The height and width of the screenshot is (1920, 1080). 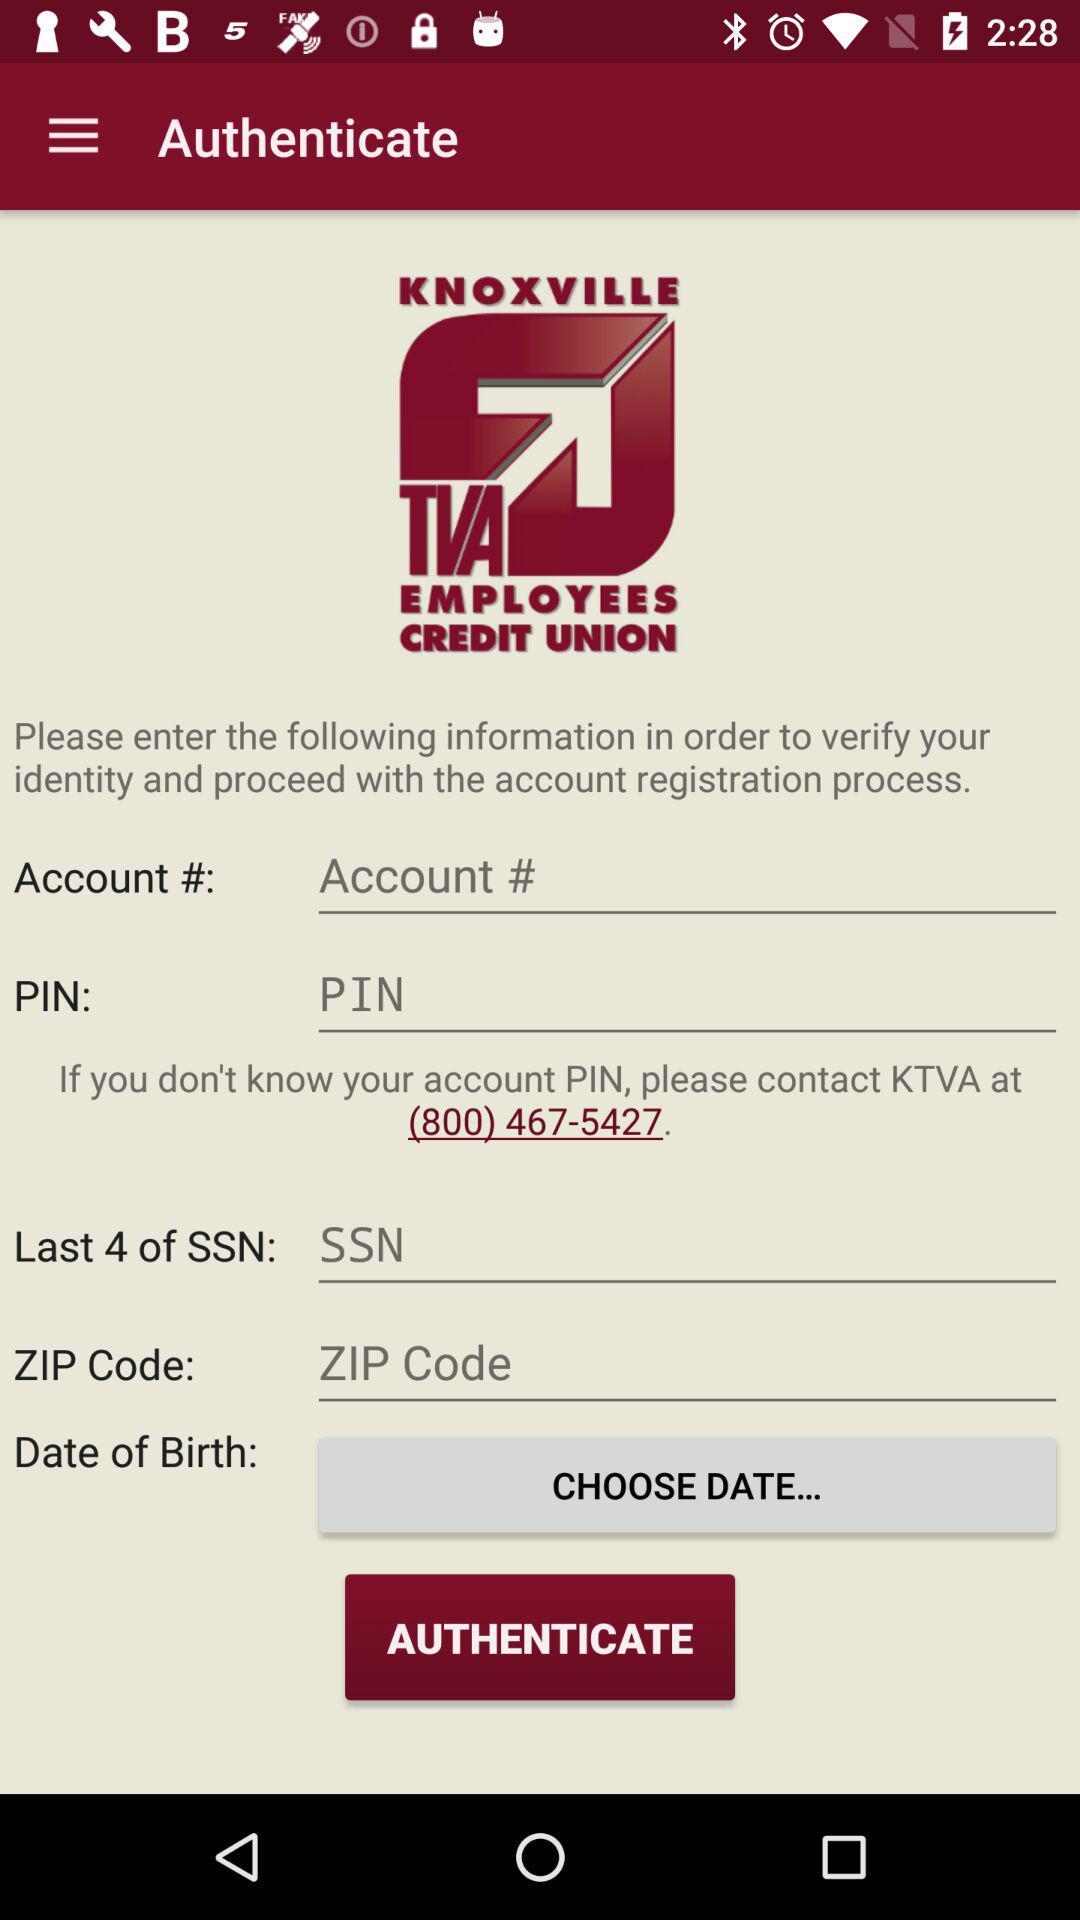 I want to click on account number, so click(x=686, y=875).